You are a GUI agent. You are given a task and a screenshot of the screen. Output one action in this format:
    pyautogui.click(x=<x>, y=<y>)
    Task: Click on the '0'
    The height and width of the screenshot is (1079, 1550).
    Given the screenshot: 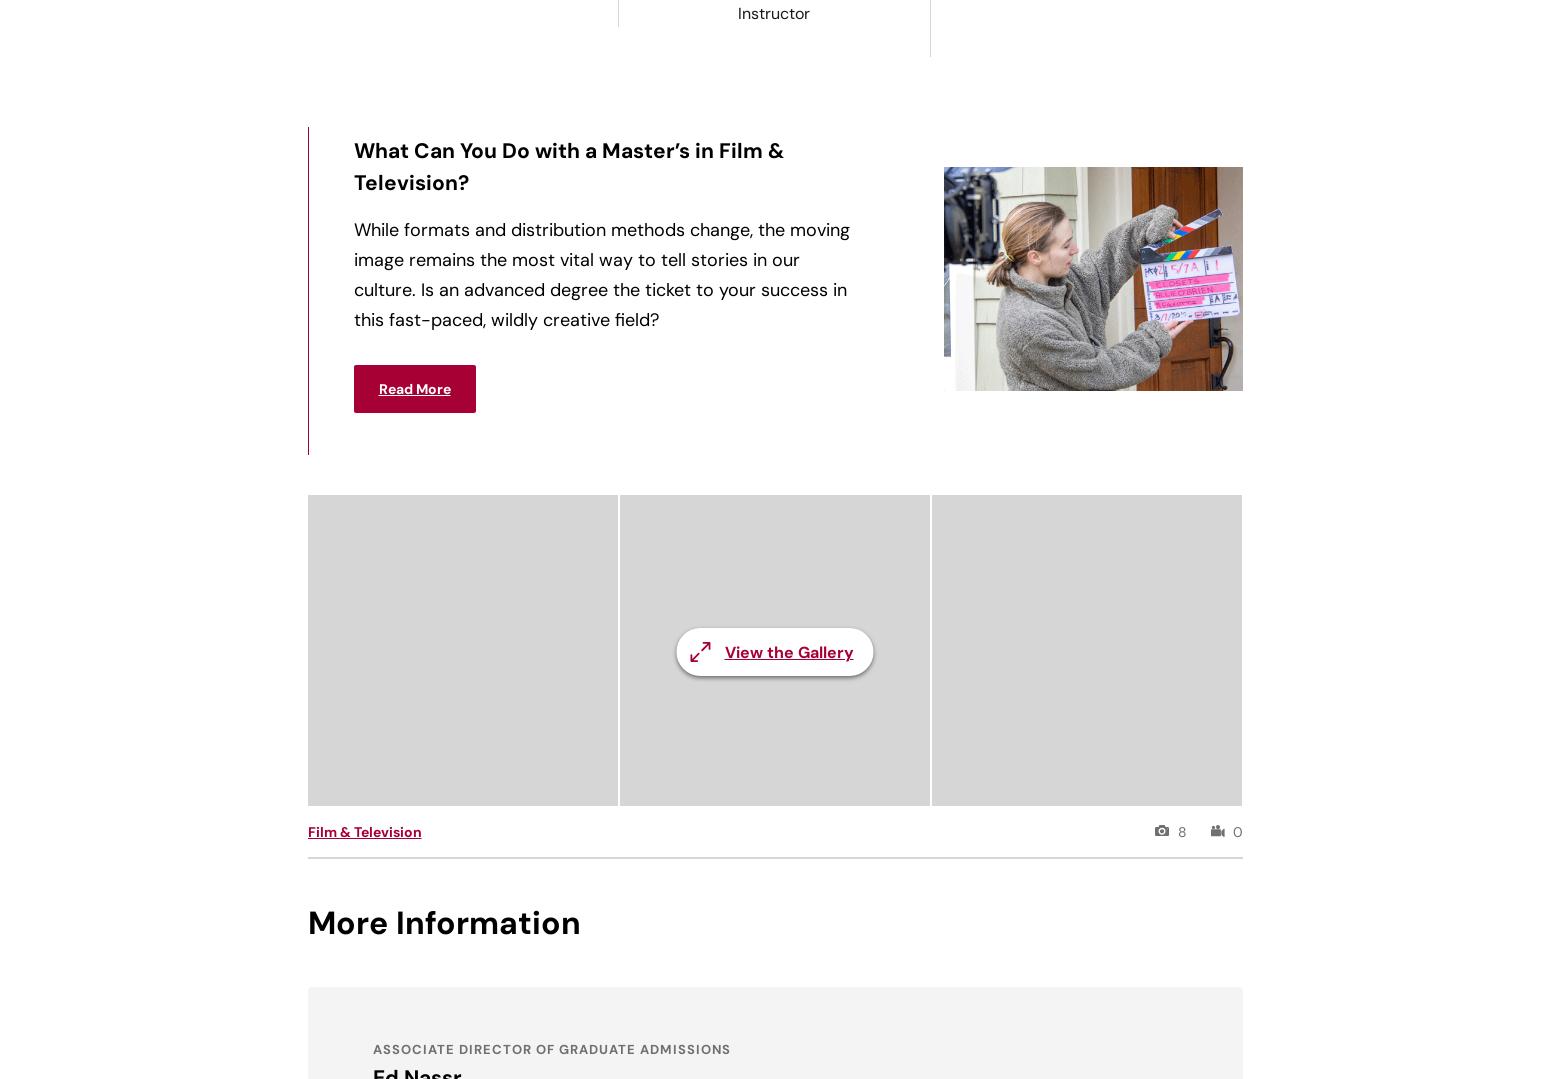 What is the action you would take?
    pyautogui.click(x=1231, y=831)
    